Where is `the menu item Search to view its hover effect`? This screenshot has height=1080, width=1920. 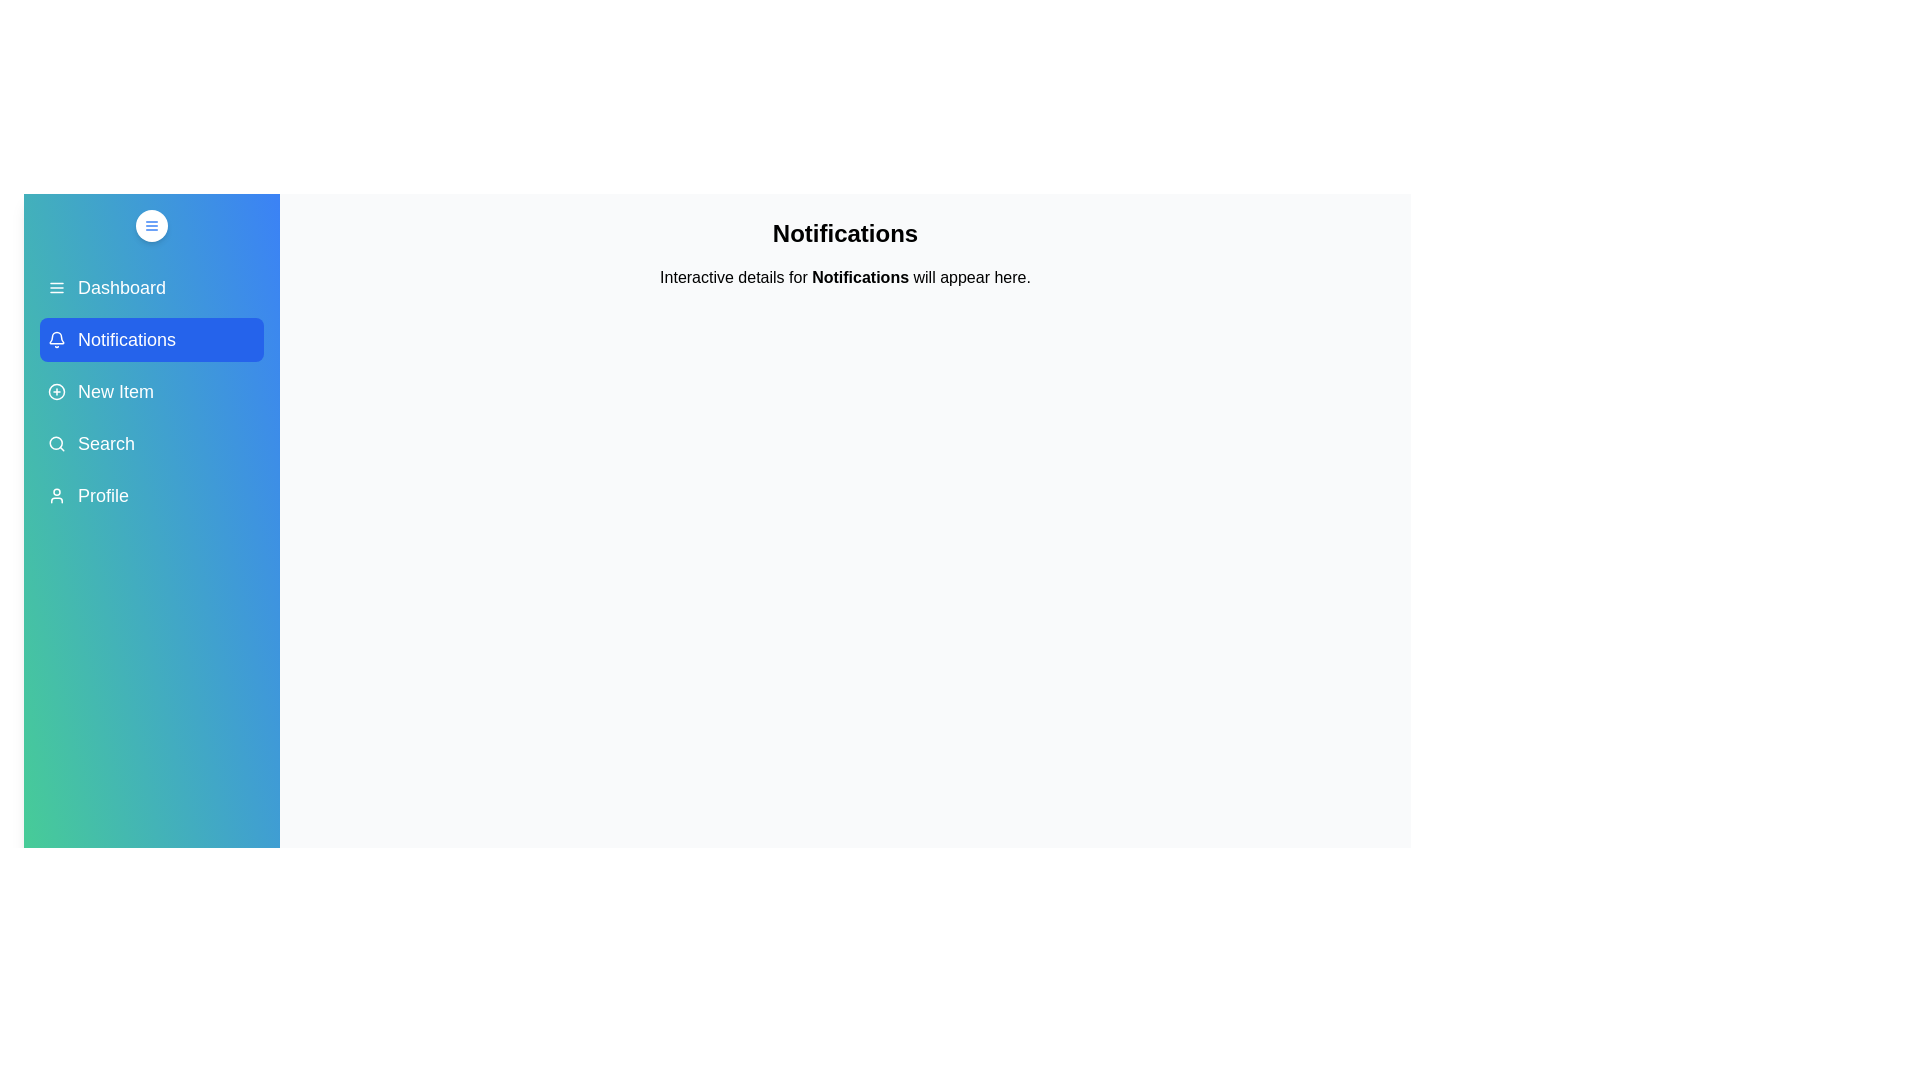
the menu item Search to view its hover effect is located at coordinates (151, 442).